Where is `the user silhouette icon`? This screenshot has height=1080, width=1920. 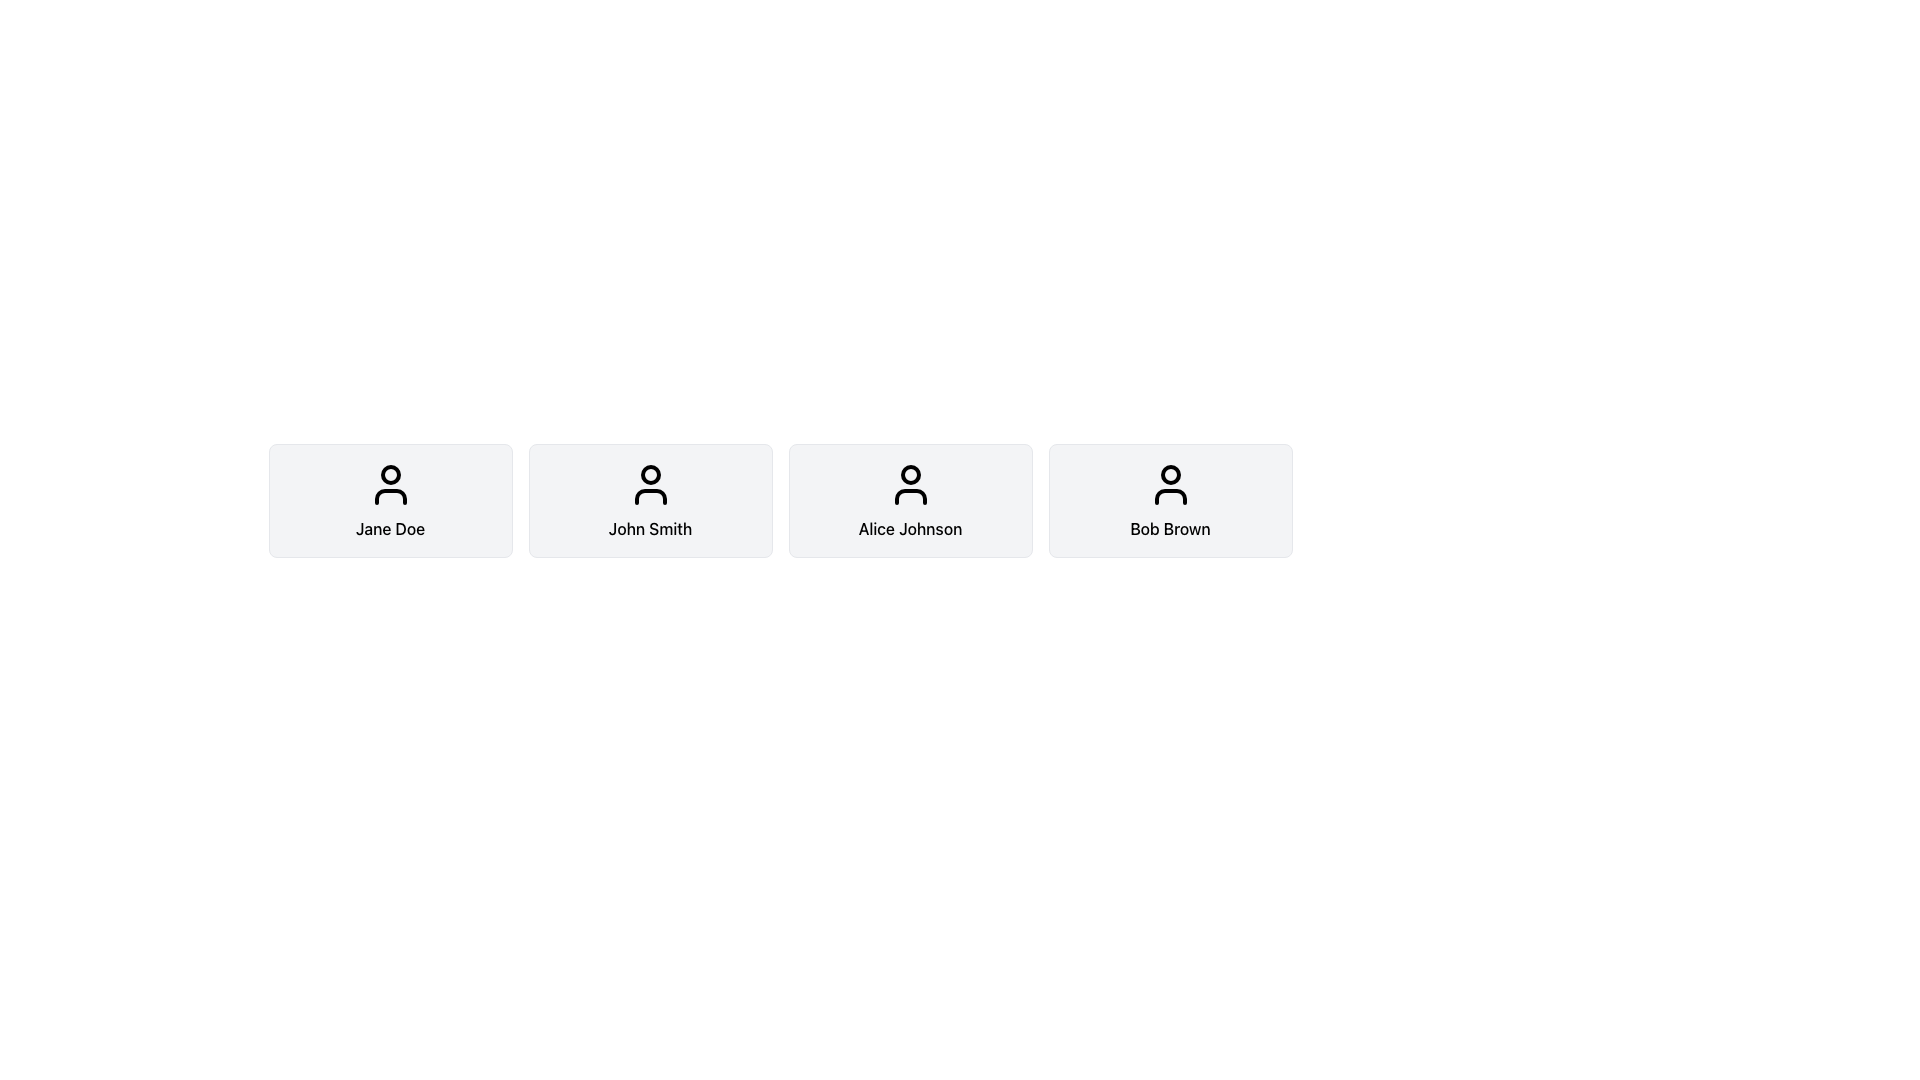 the user silhouette icon is located at coordinates (1170, 485).